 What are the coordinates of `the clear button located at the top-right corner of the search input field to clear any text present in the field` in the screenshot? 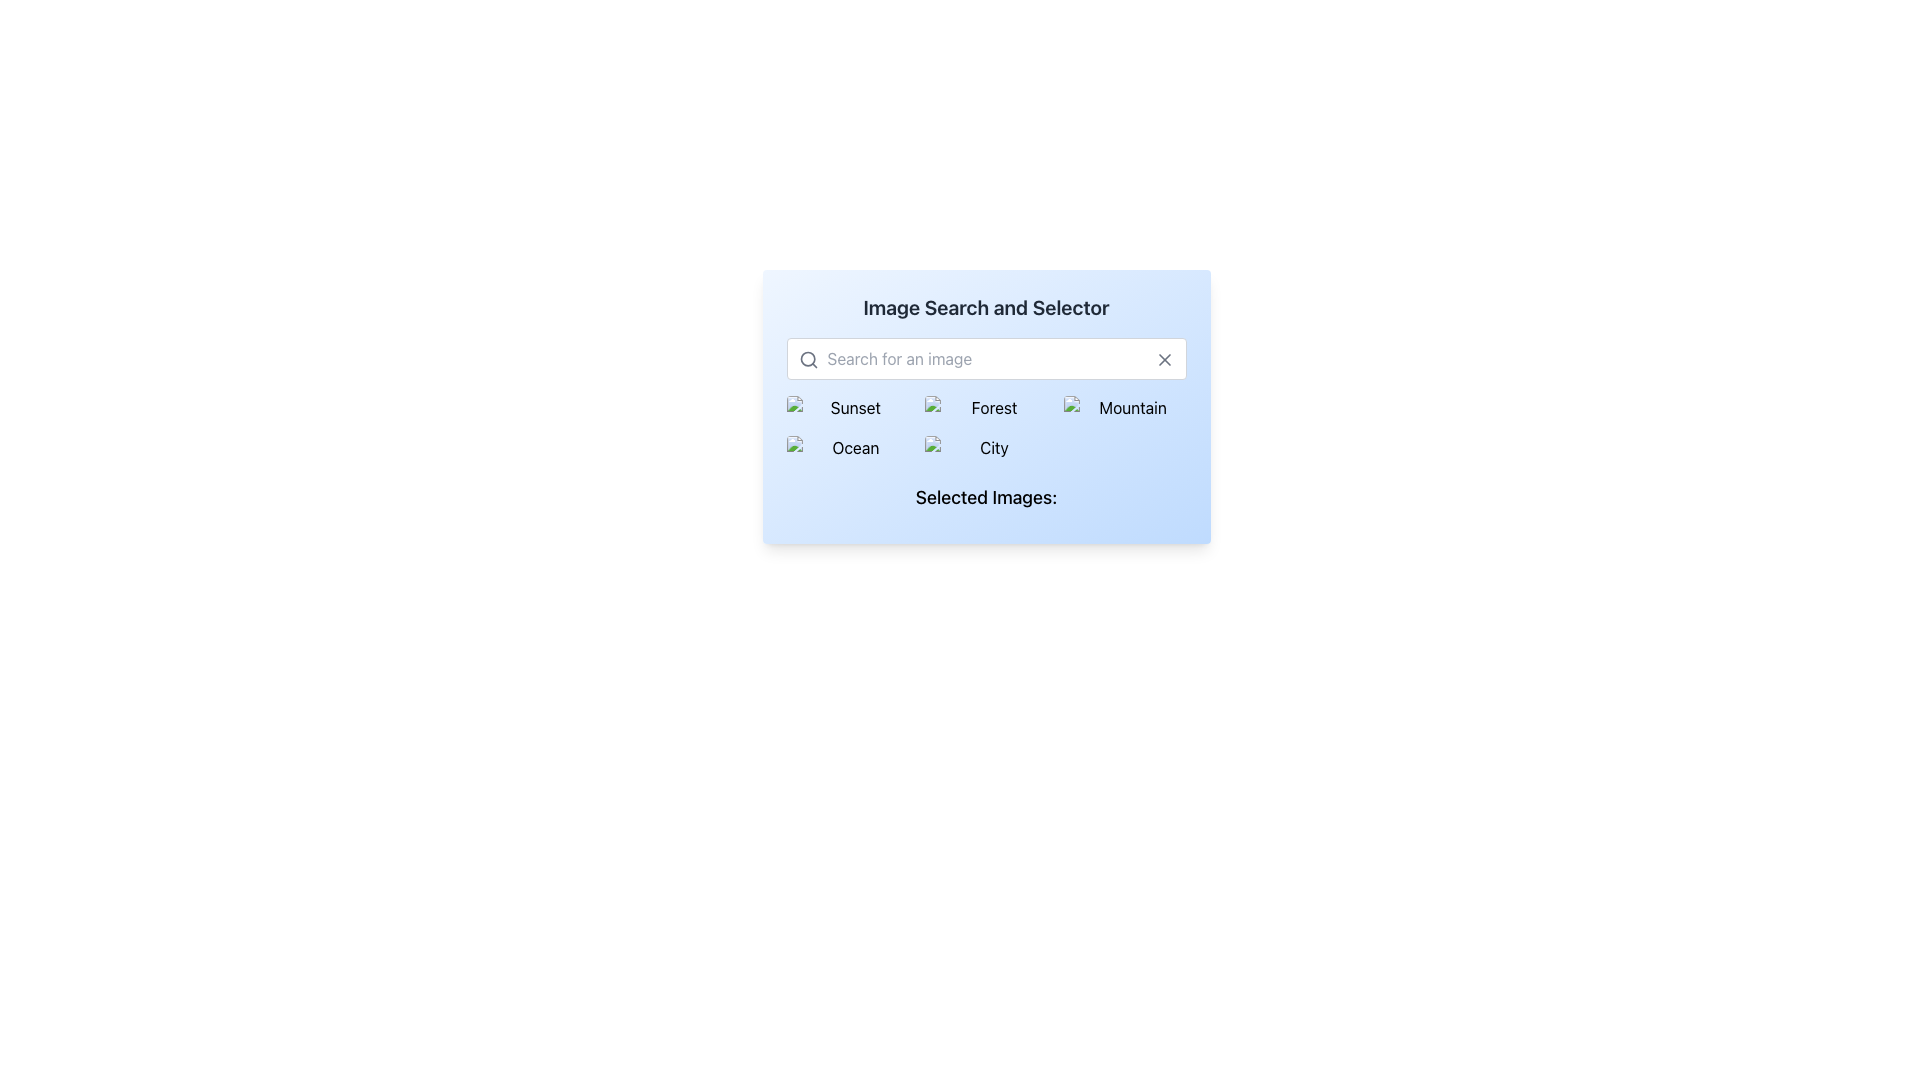 It's located at (1164, 358).